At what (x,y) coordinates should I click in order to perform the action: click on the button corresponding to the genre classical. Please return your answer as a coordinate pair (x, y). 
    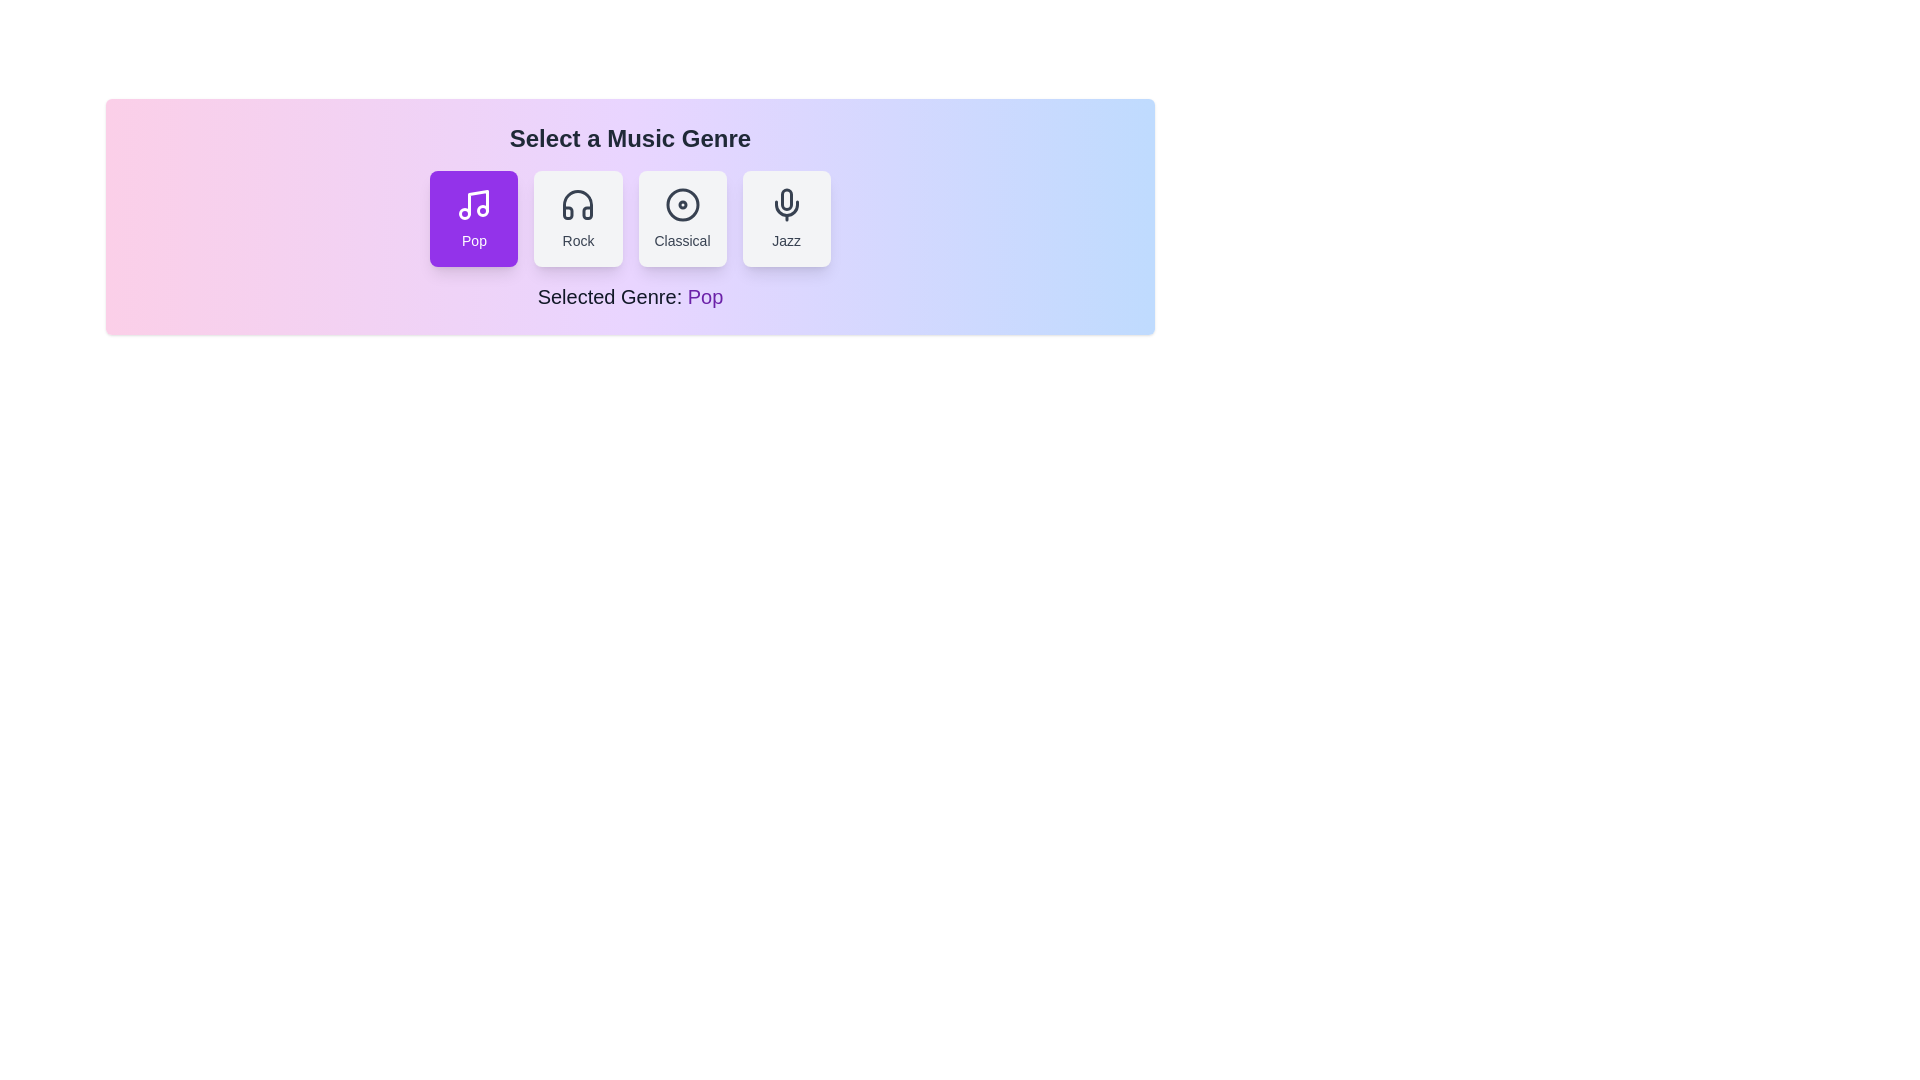
    Looking at the image, I should click on (682, 219).